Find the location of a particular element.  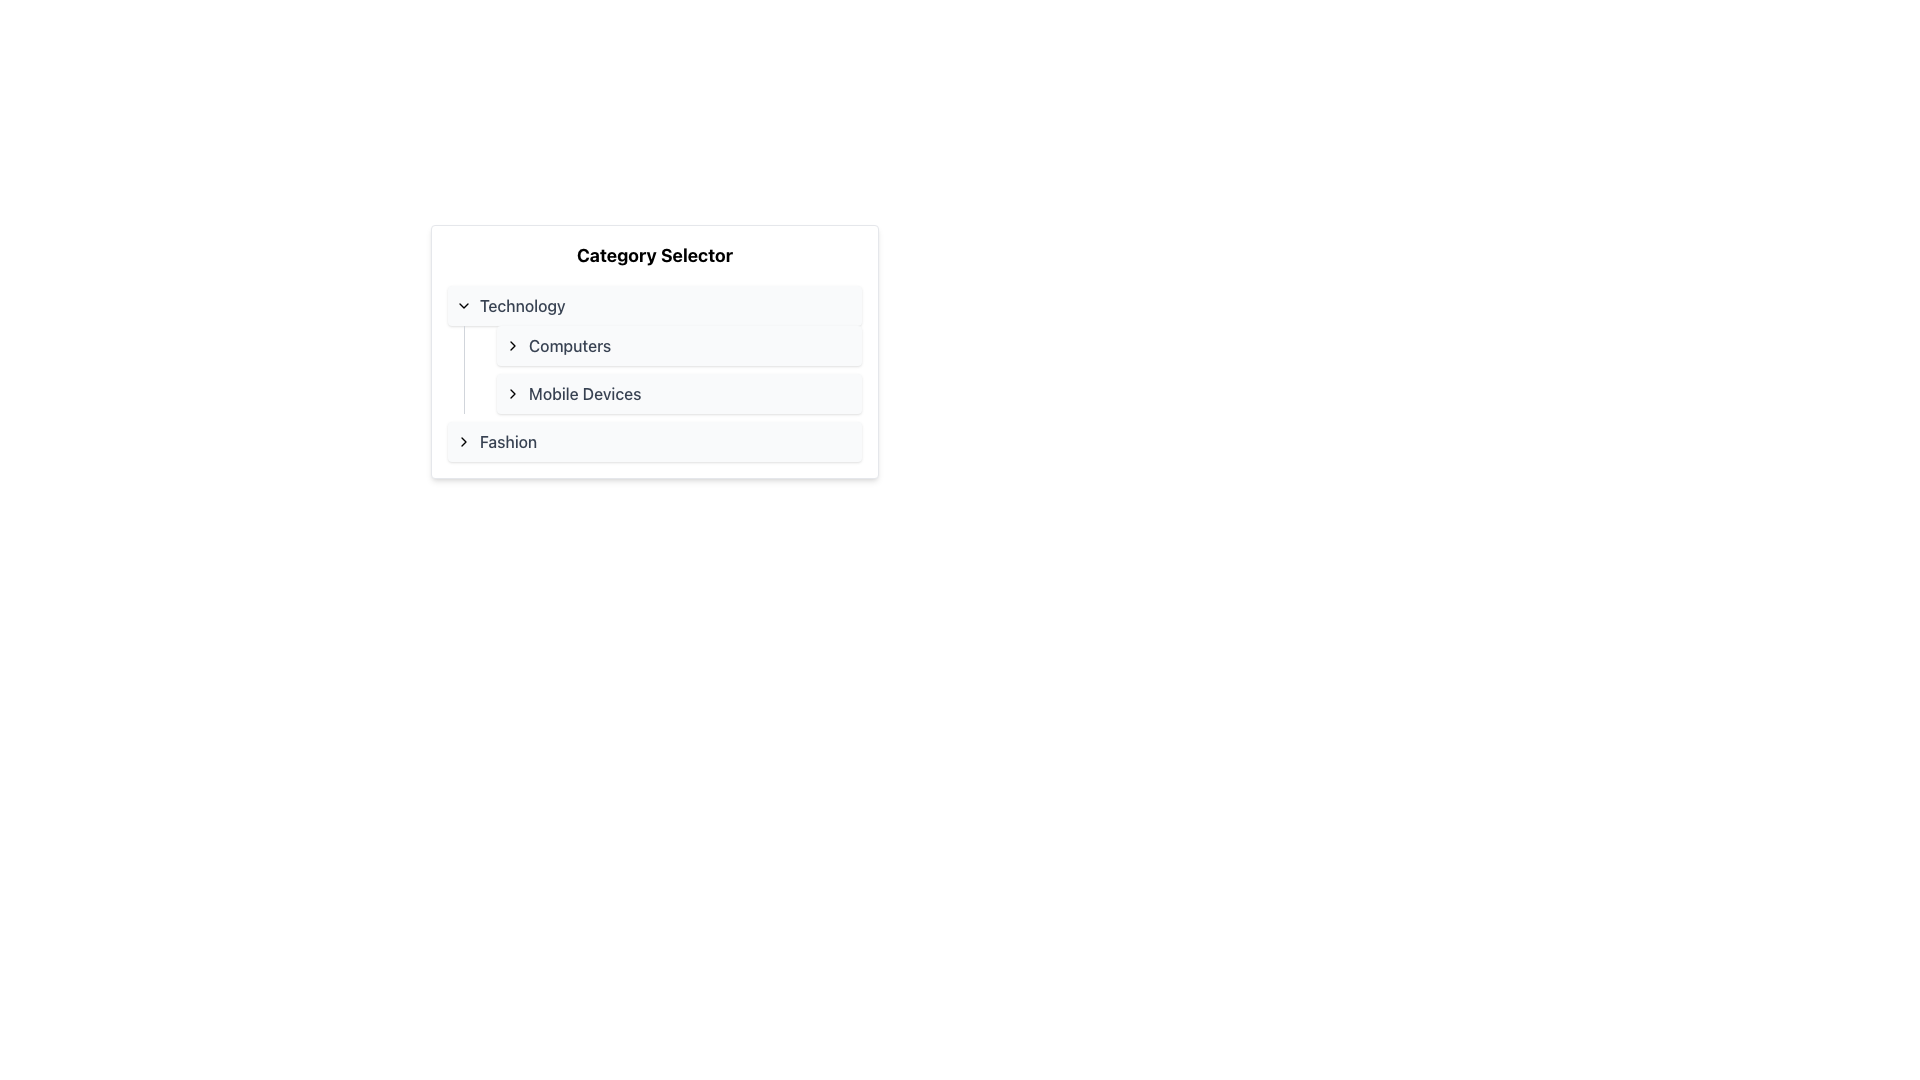

the 'Fashion' text label in the sidebar menu, which serves as a visual representation of the category and is located to the right of a chevron icon is located at coordinates (508, 441).